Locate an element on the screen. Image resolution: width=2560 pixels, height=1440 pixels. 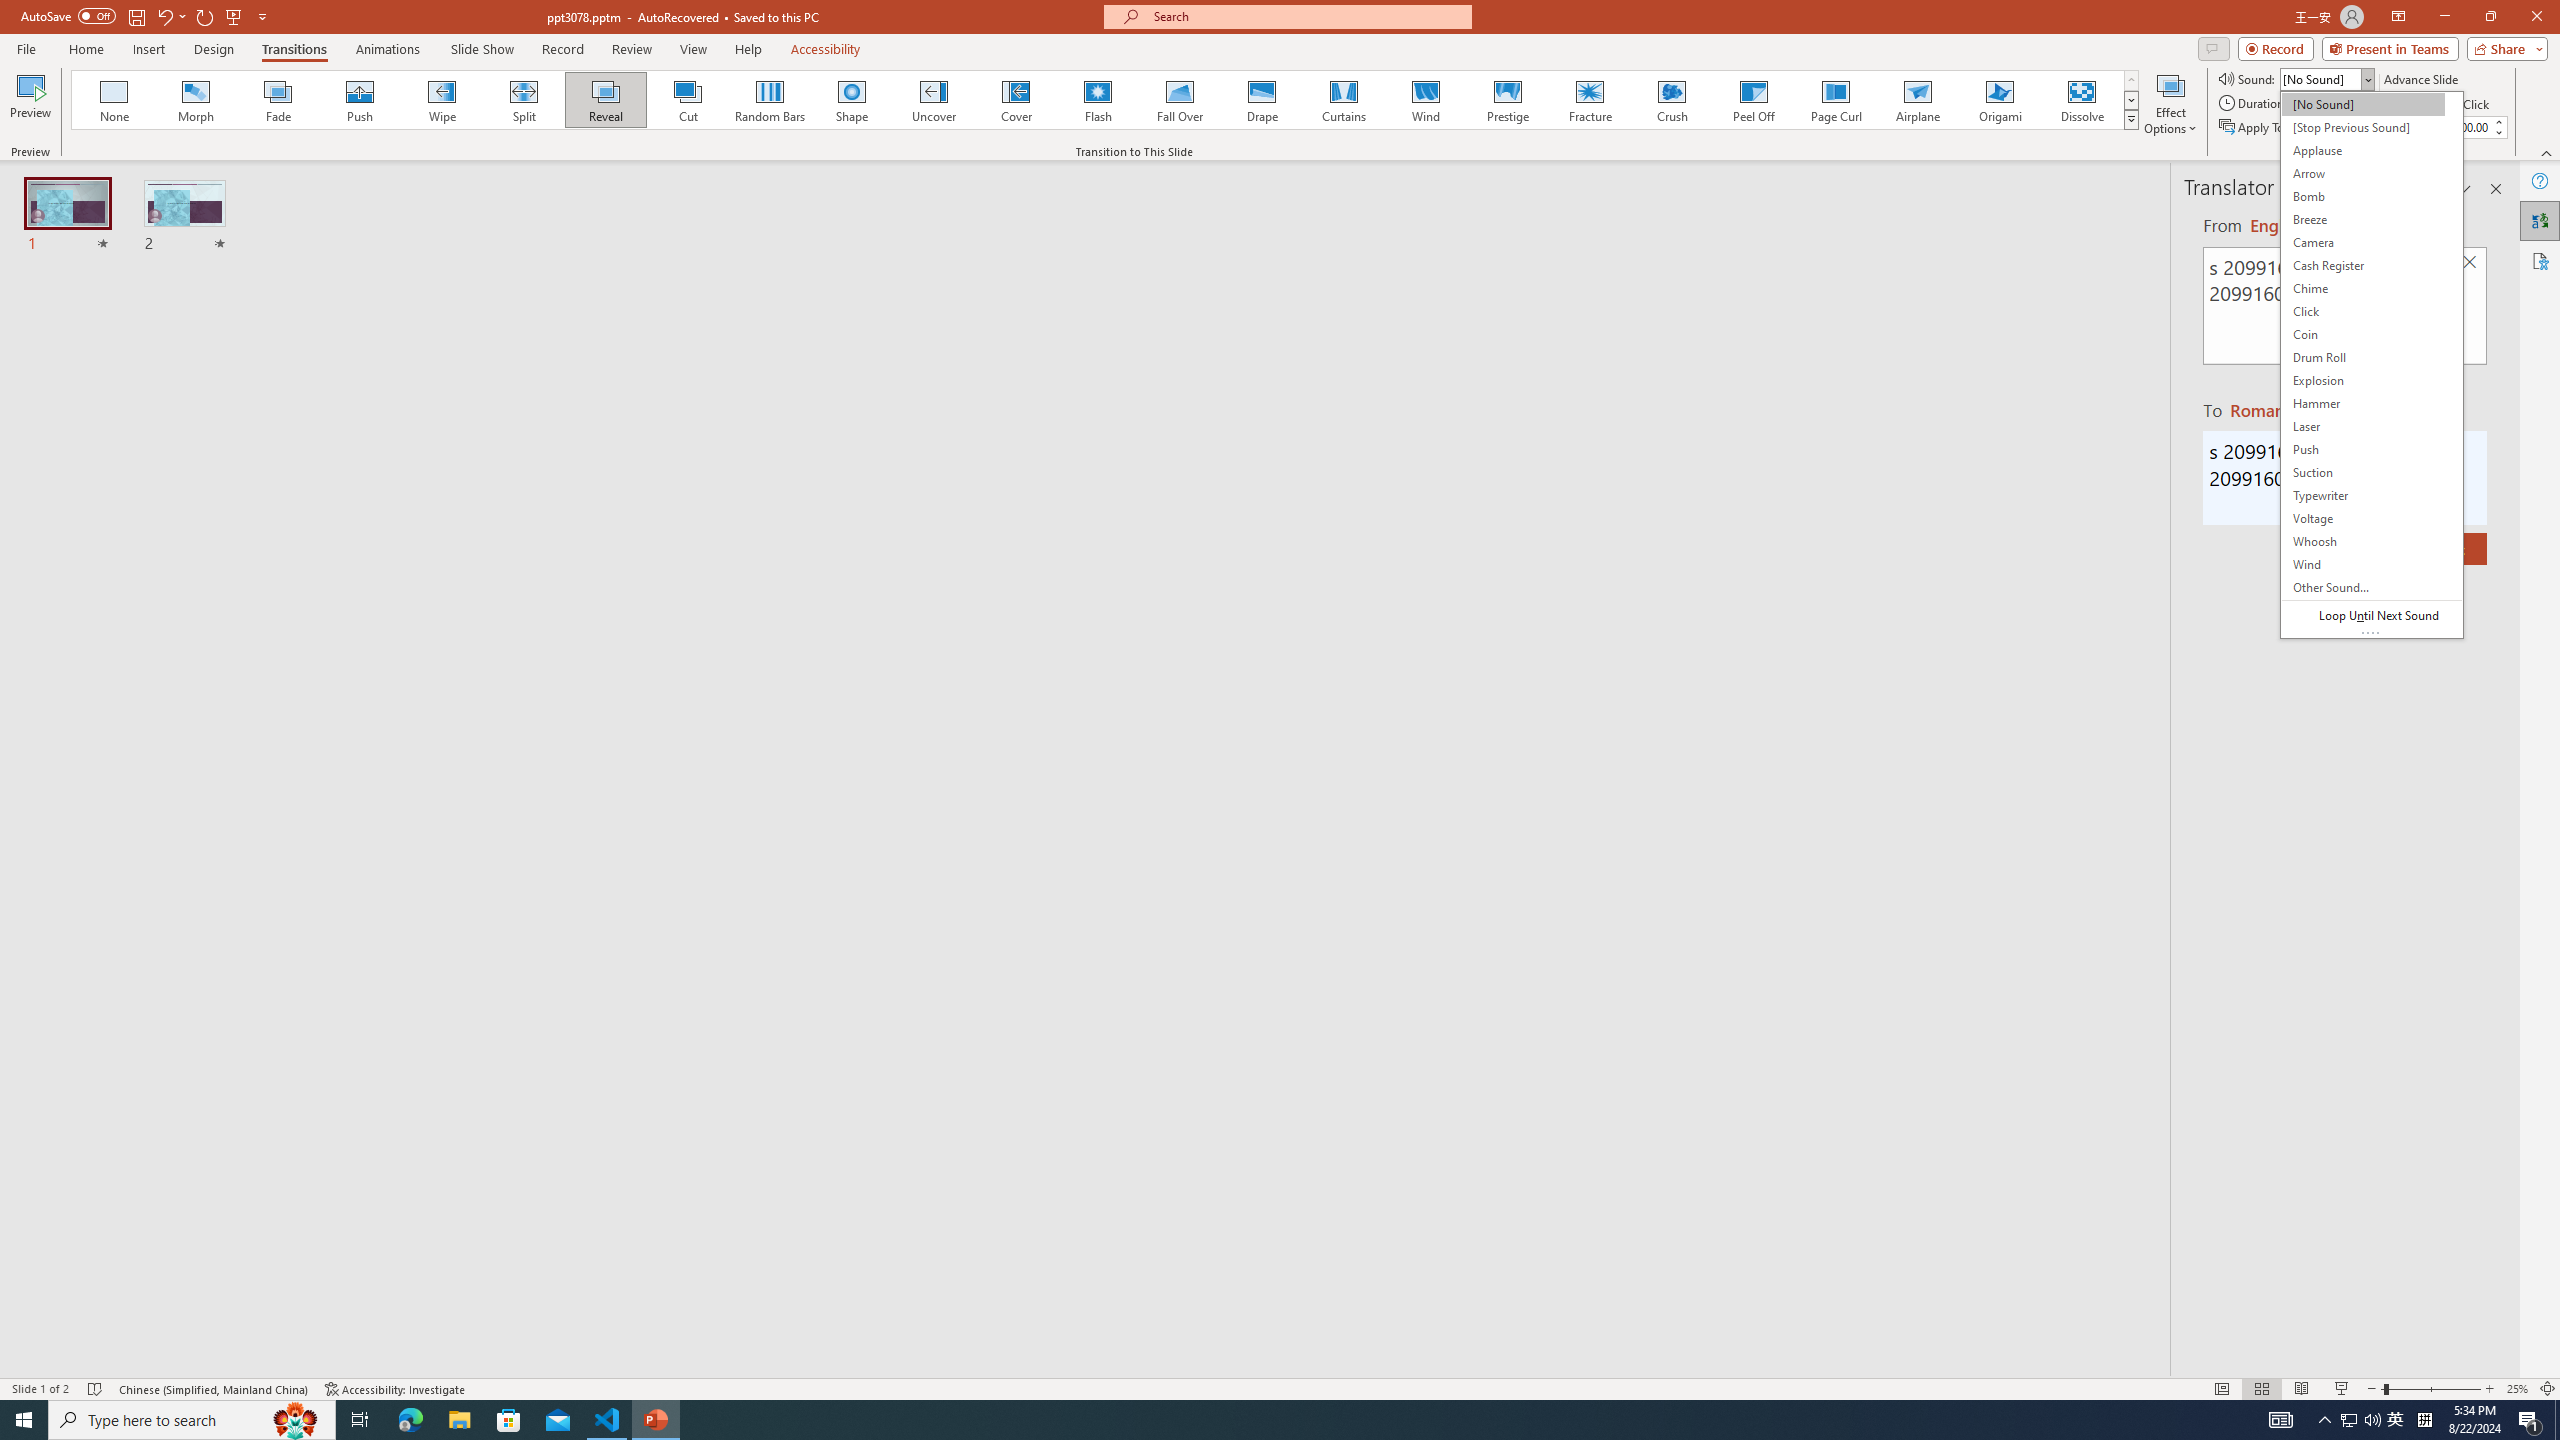
'Action Center, 1 new notification' is located at coordinates (2530, 1418).